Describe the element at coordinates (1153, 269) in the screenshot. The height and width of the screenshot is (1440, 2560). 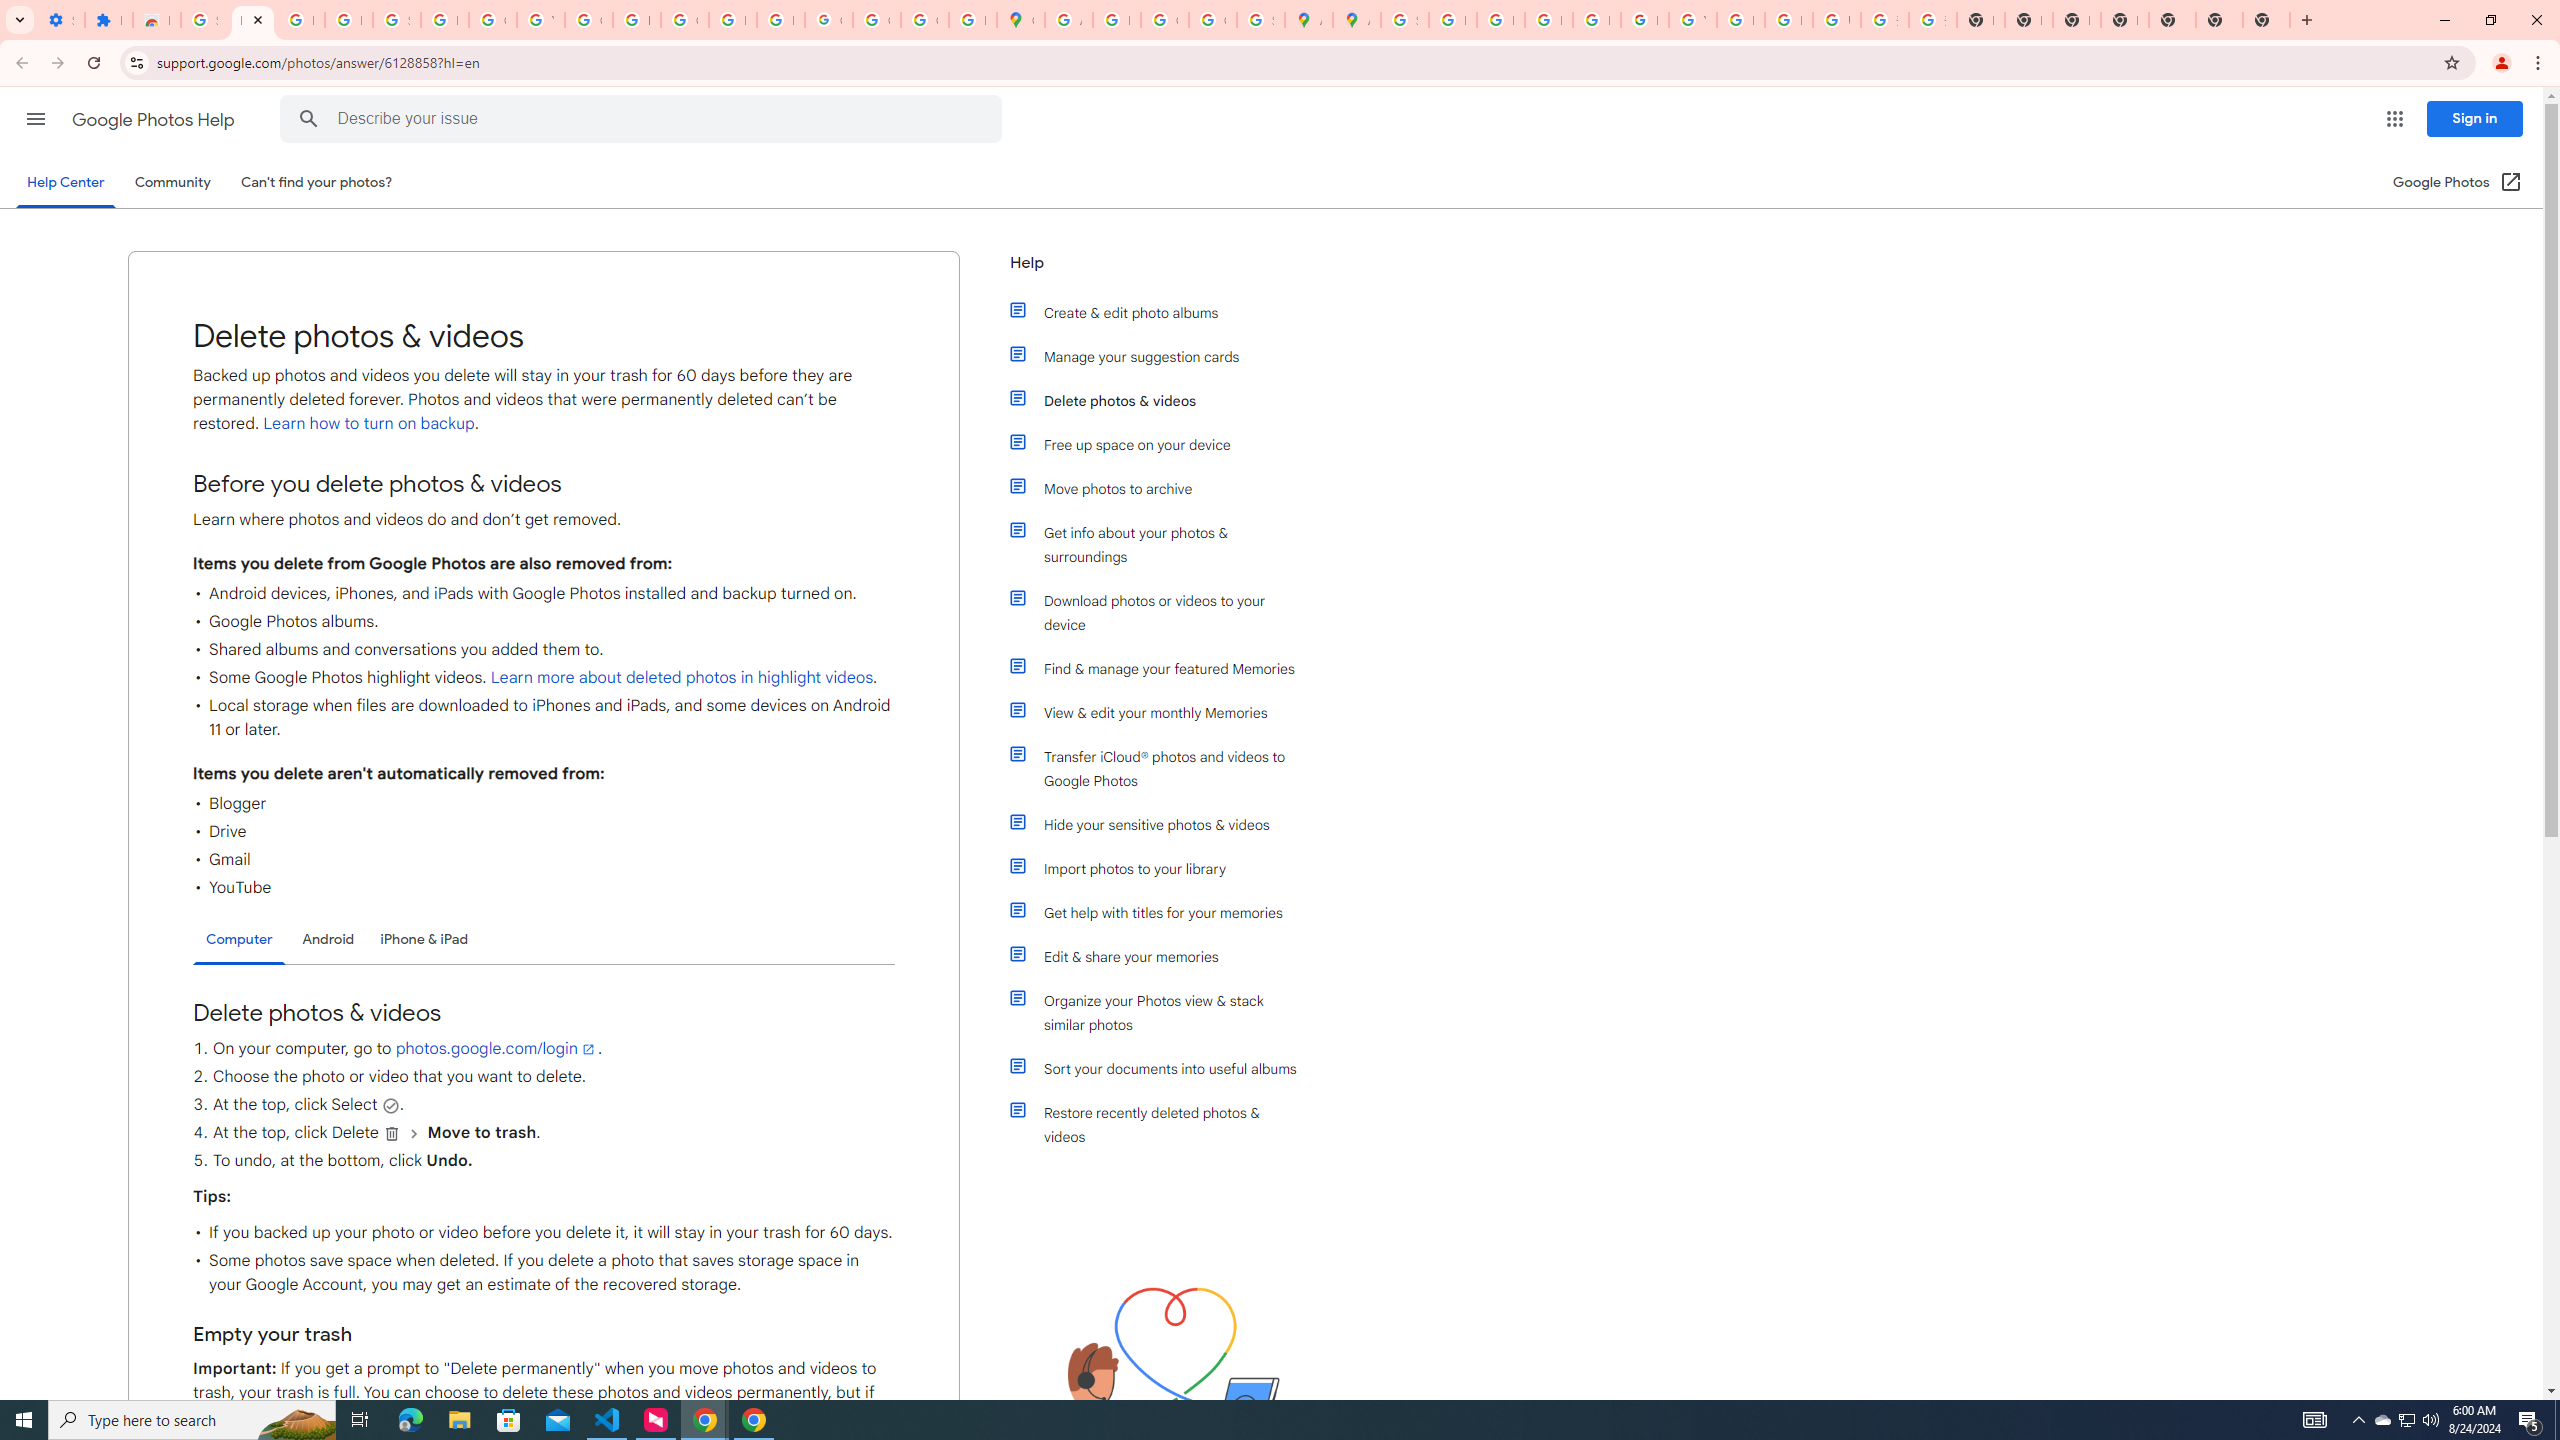
I see `'Help'` at that location.